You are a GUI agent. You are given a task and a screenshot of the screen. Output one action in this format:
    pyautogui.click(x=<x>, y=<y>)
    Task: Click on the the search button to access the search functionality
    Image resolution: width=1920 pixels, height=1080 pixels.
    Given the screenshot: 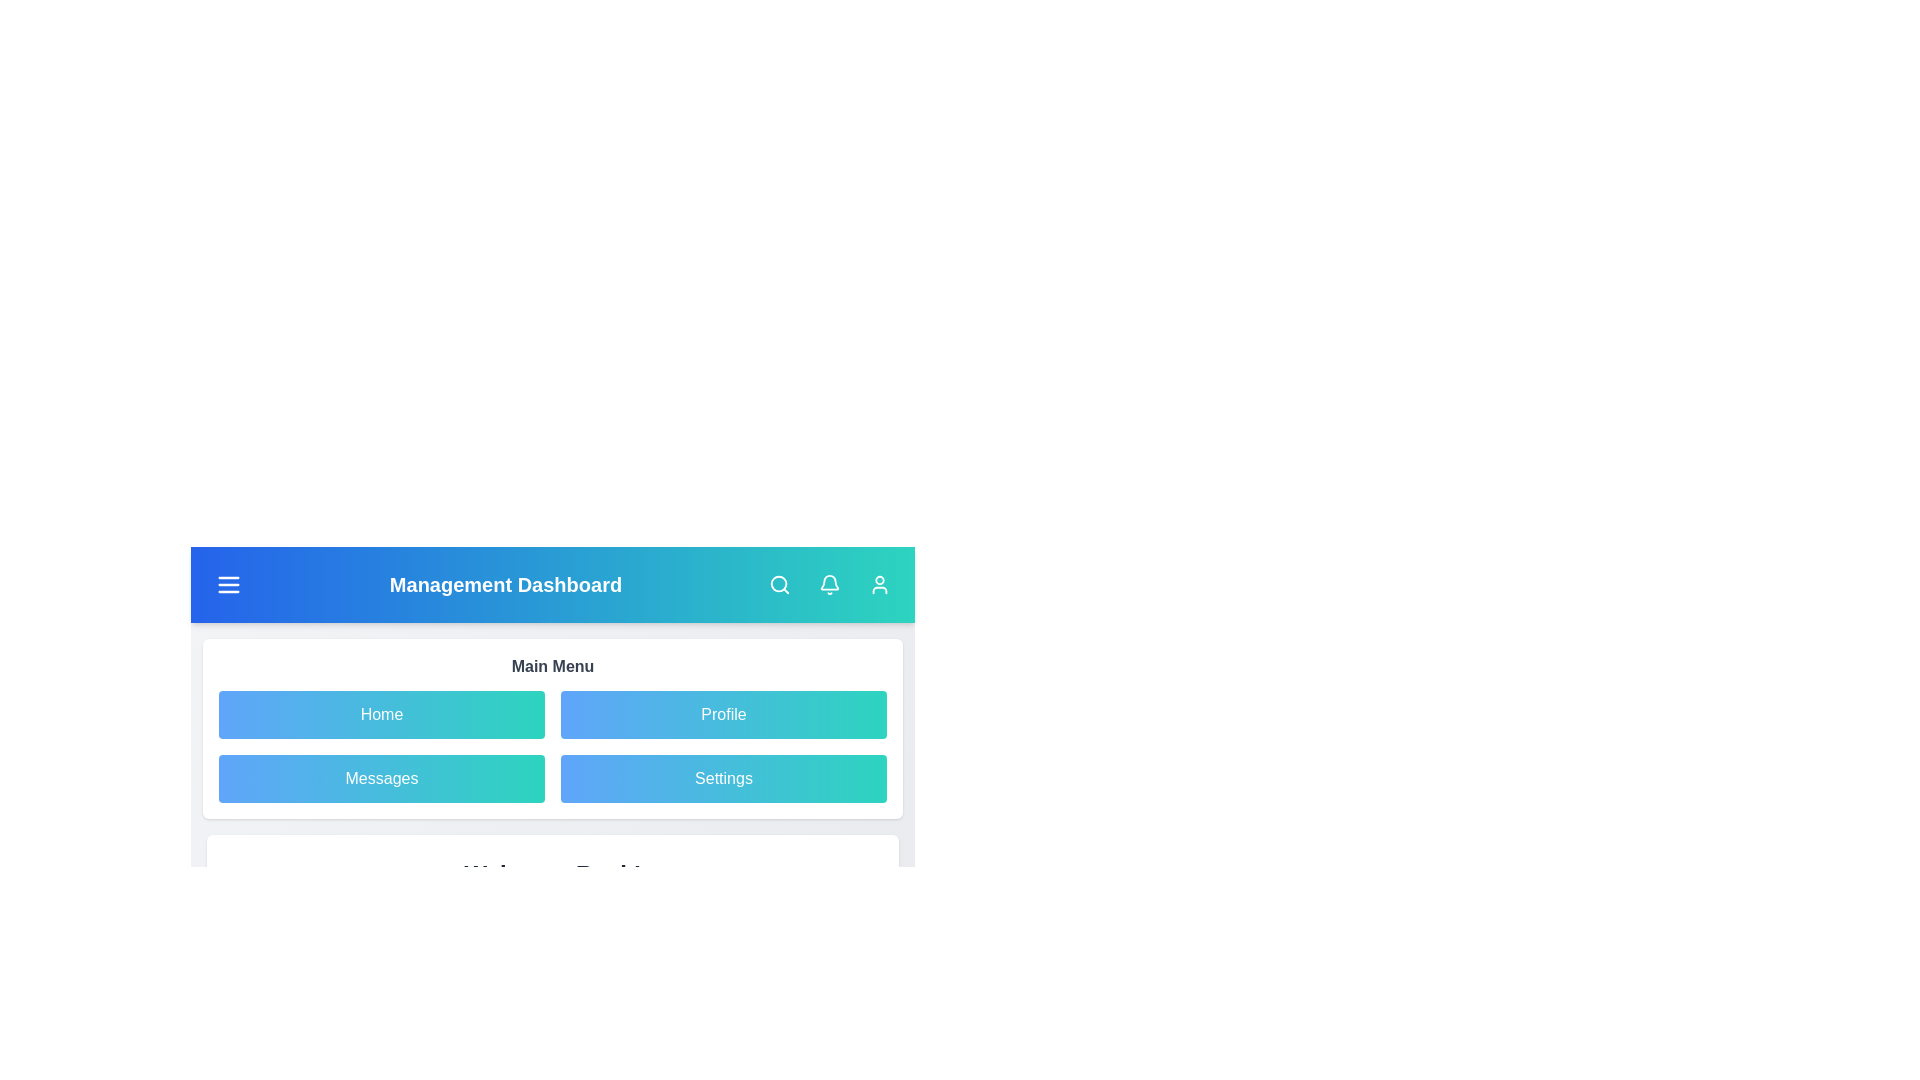 What is the action you would take?
    pyautogui.click(x=778, y=585)
    